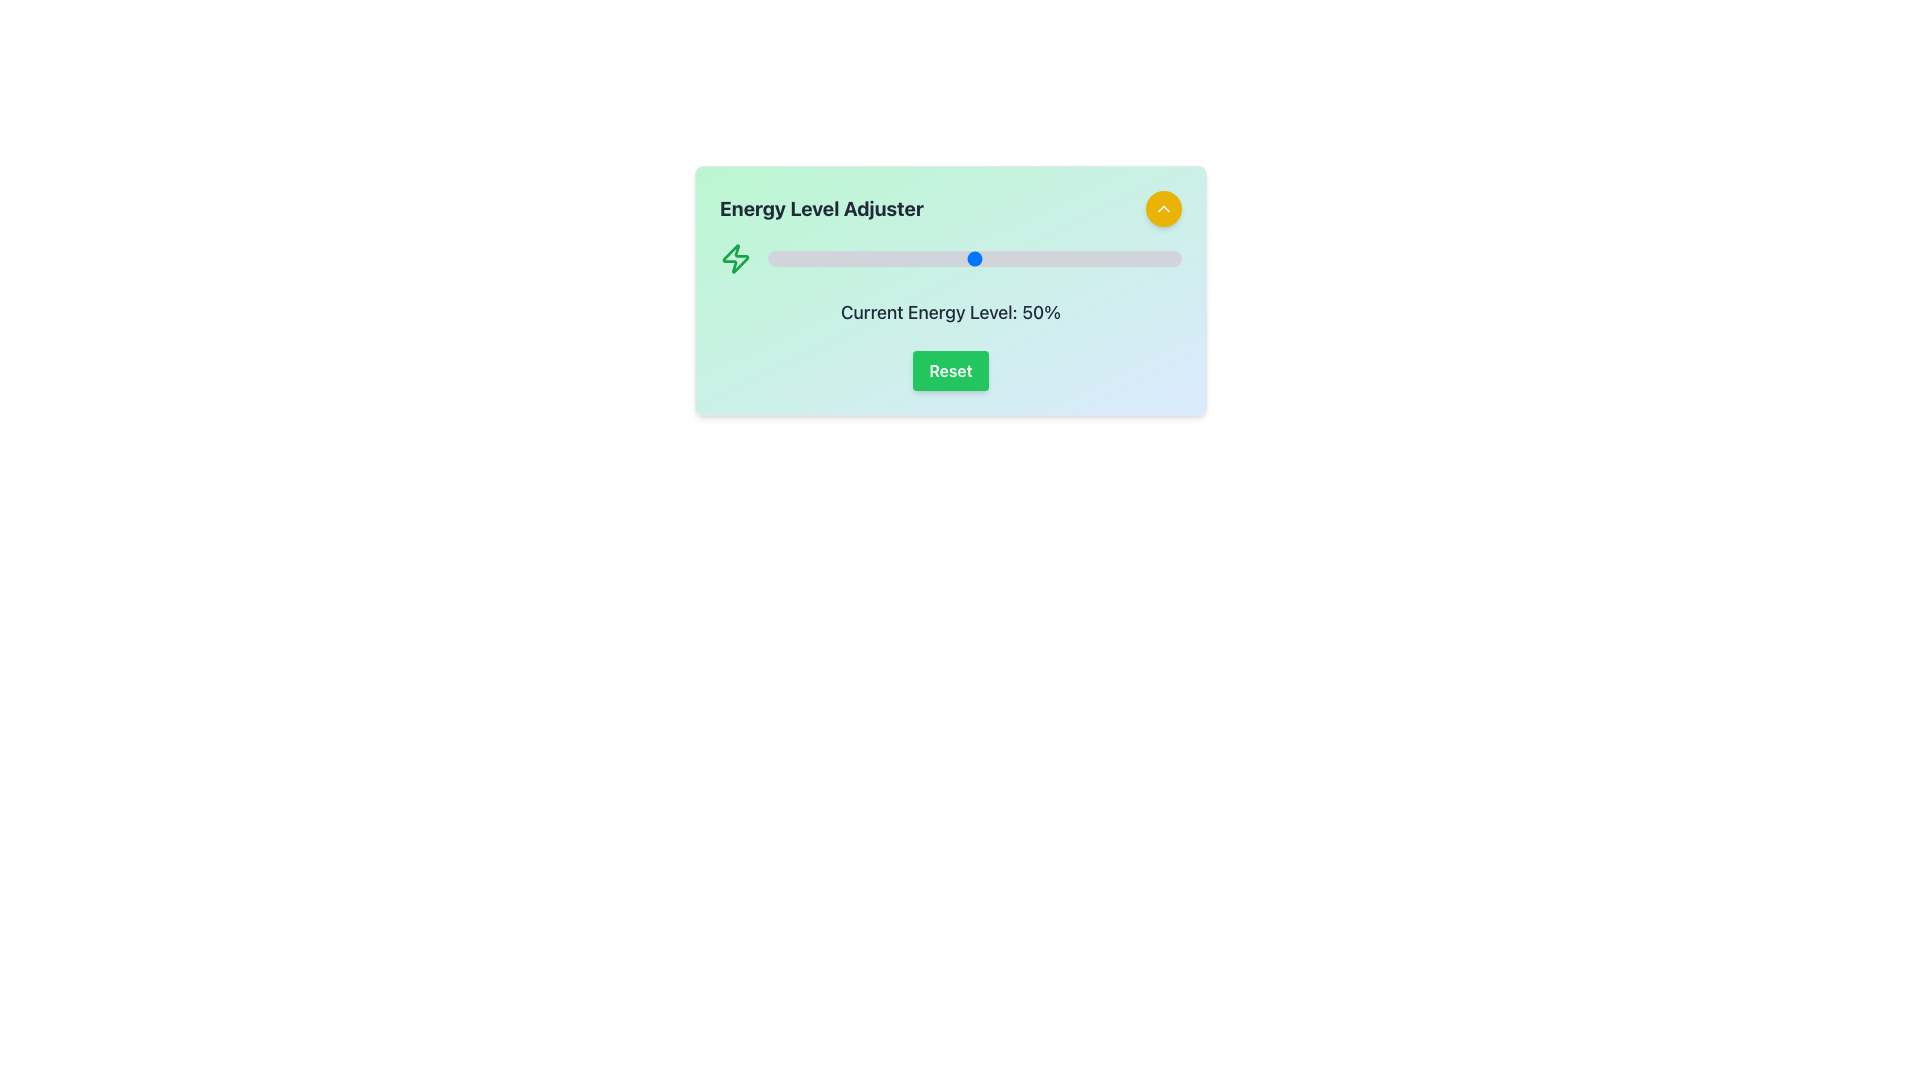 This screenshot has width=1920, height=1080. Describe the element at coordinates (791, 257) in the screenshot. I see `the energy level` at that location.